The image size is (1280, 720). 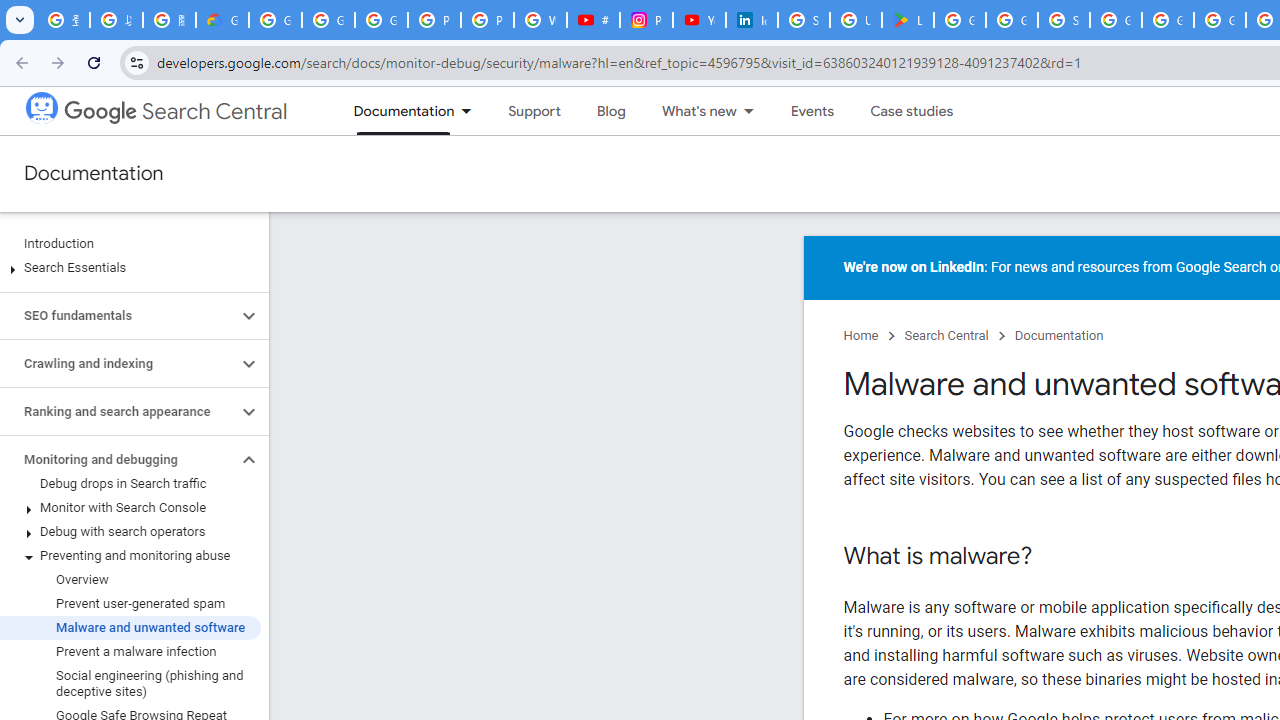 What do you see at coordinates (471, 111) in the screenshot?
I see `'Dropdown menu for Documentation'` at bounding box center [471, 111].